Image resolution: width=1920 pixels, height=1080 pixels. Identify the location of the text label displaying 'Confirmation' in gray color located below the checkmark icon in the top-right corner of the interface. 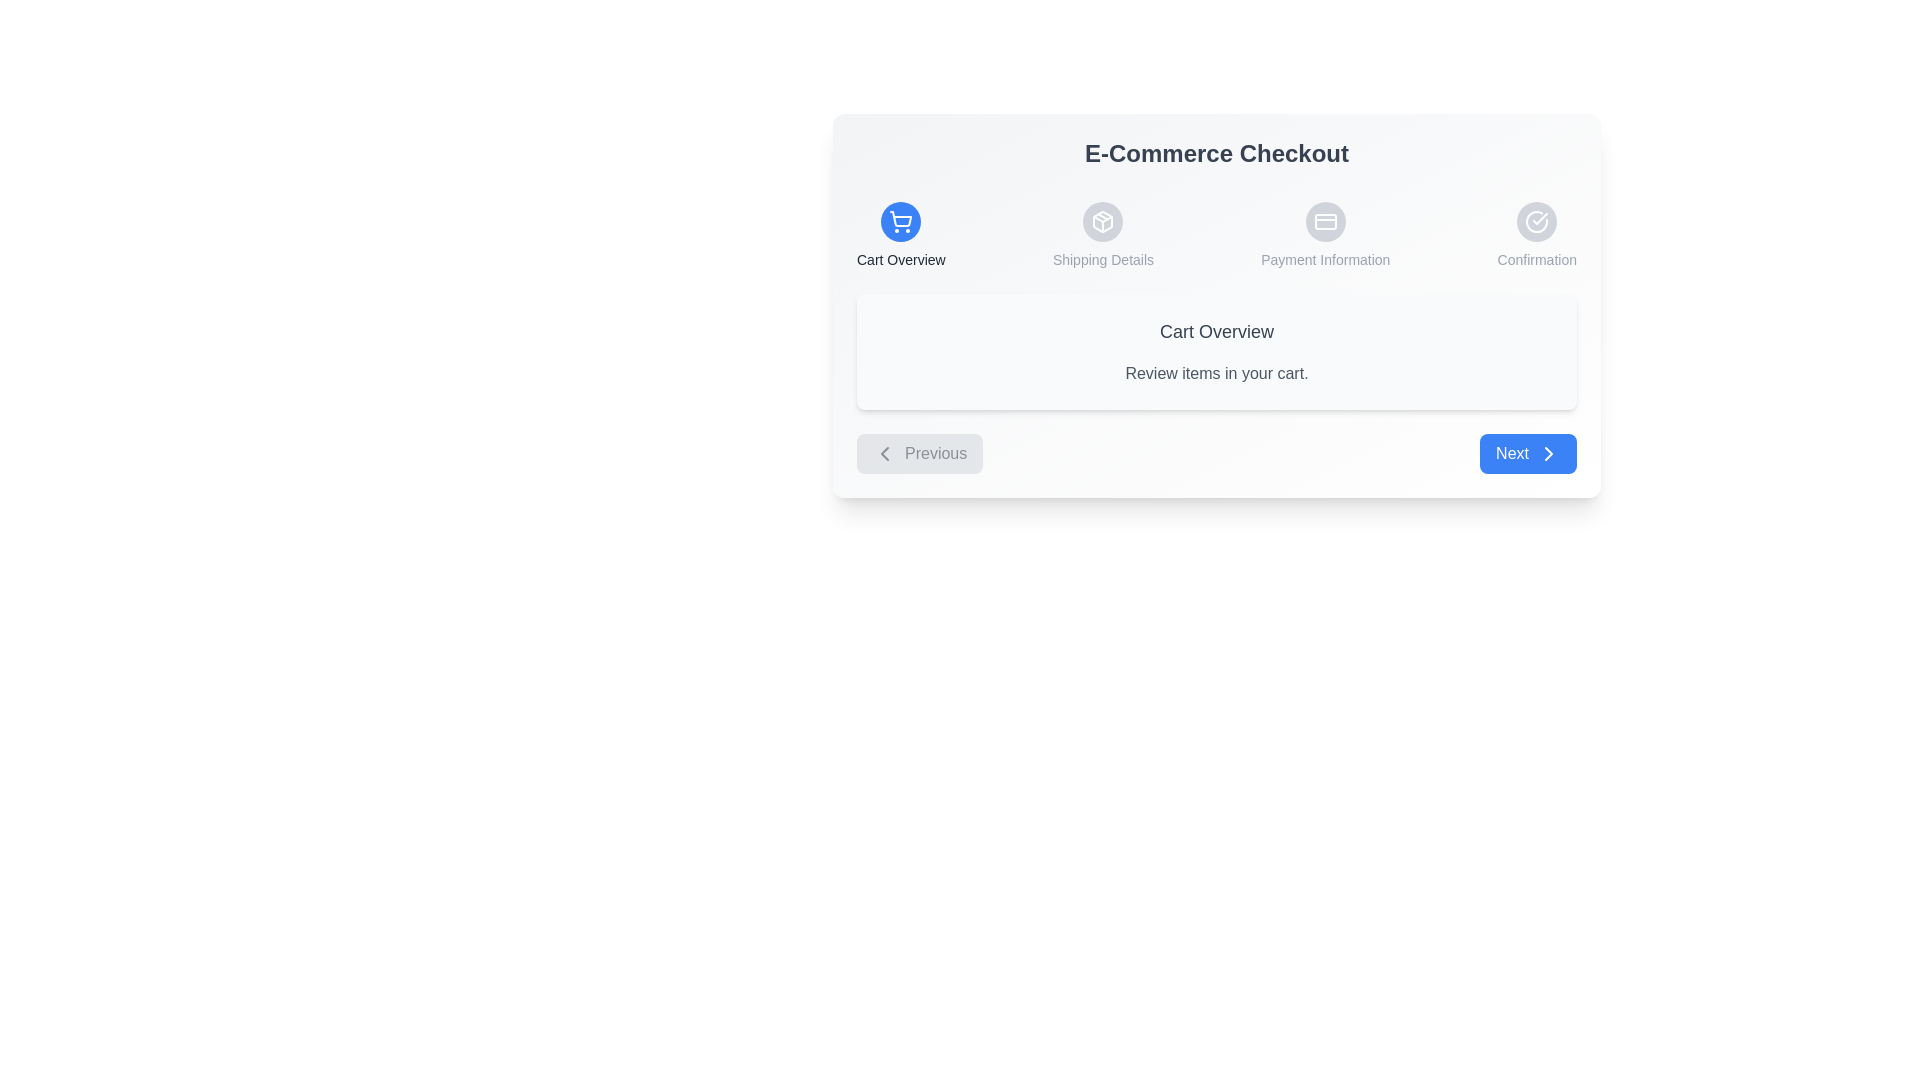
(1536, 258).